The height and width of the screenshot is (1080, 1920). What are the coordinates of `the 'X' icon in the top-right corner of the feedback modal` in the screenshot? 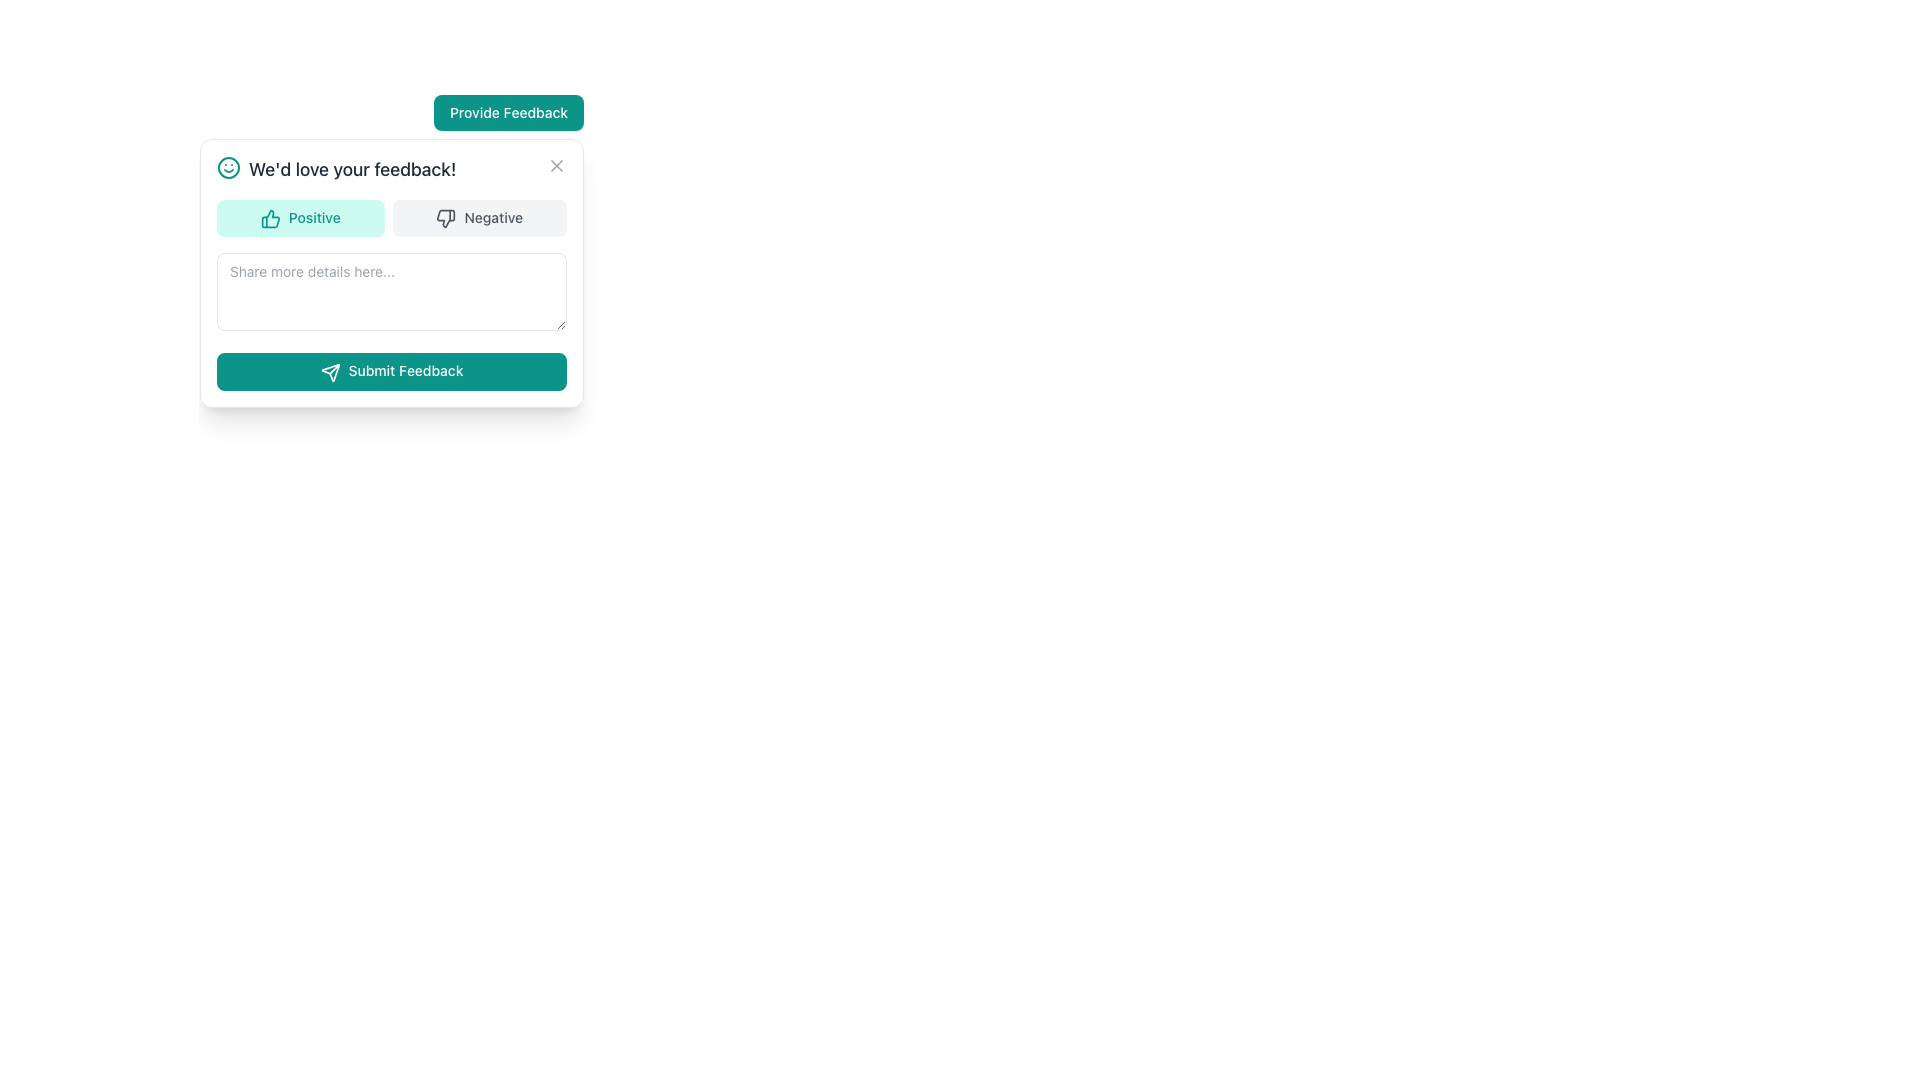 It's located at (556, 164).